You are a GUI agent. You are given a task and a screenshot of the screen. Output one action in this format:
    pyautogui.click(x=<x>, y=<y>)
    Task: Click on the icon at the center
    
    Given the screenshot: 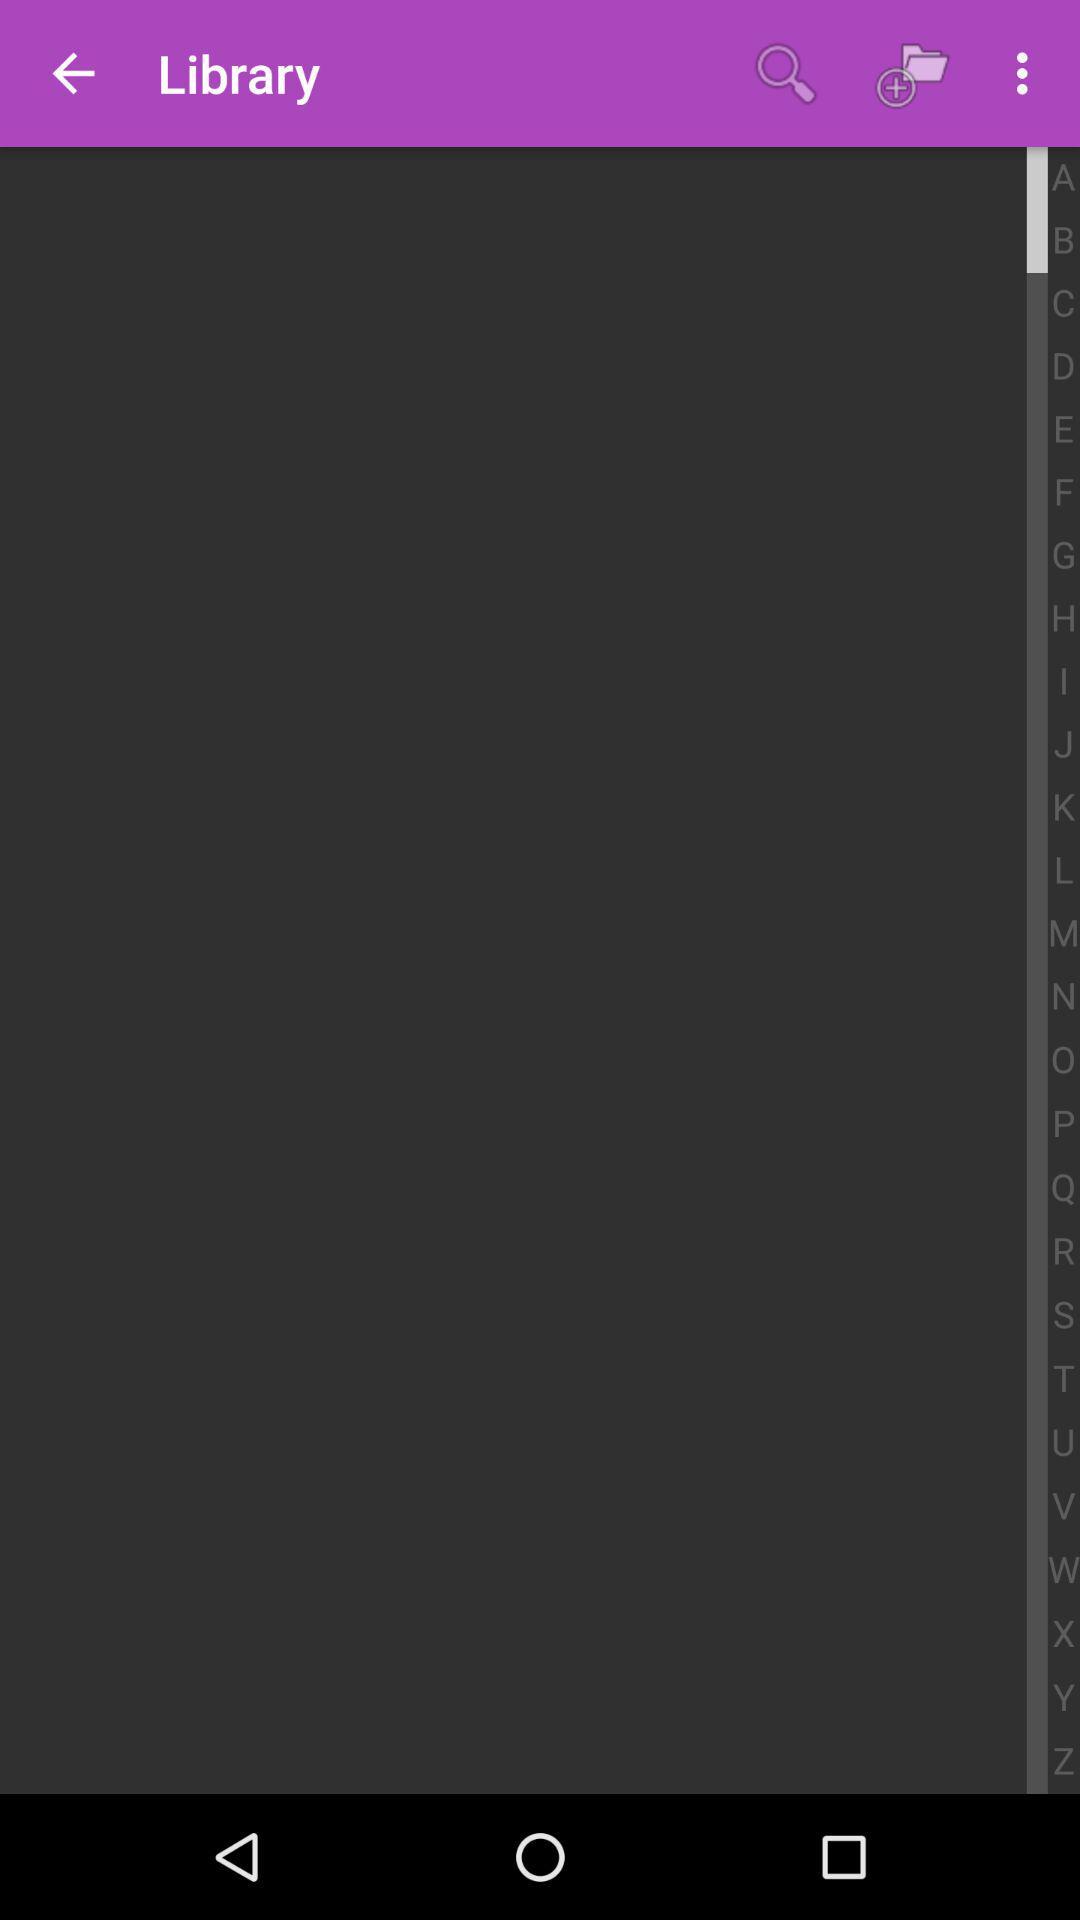 What is the action you would take?
    pyautogui.click(x=522, y=970)
    